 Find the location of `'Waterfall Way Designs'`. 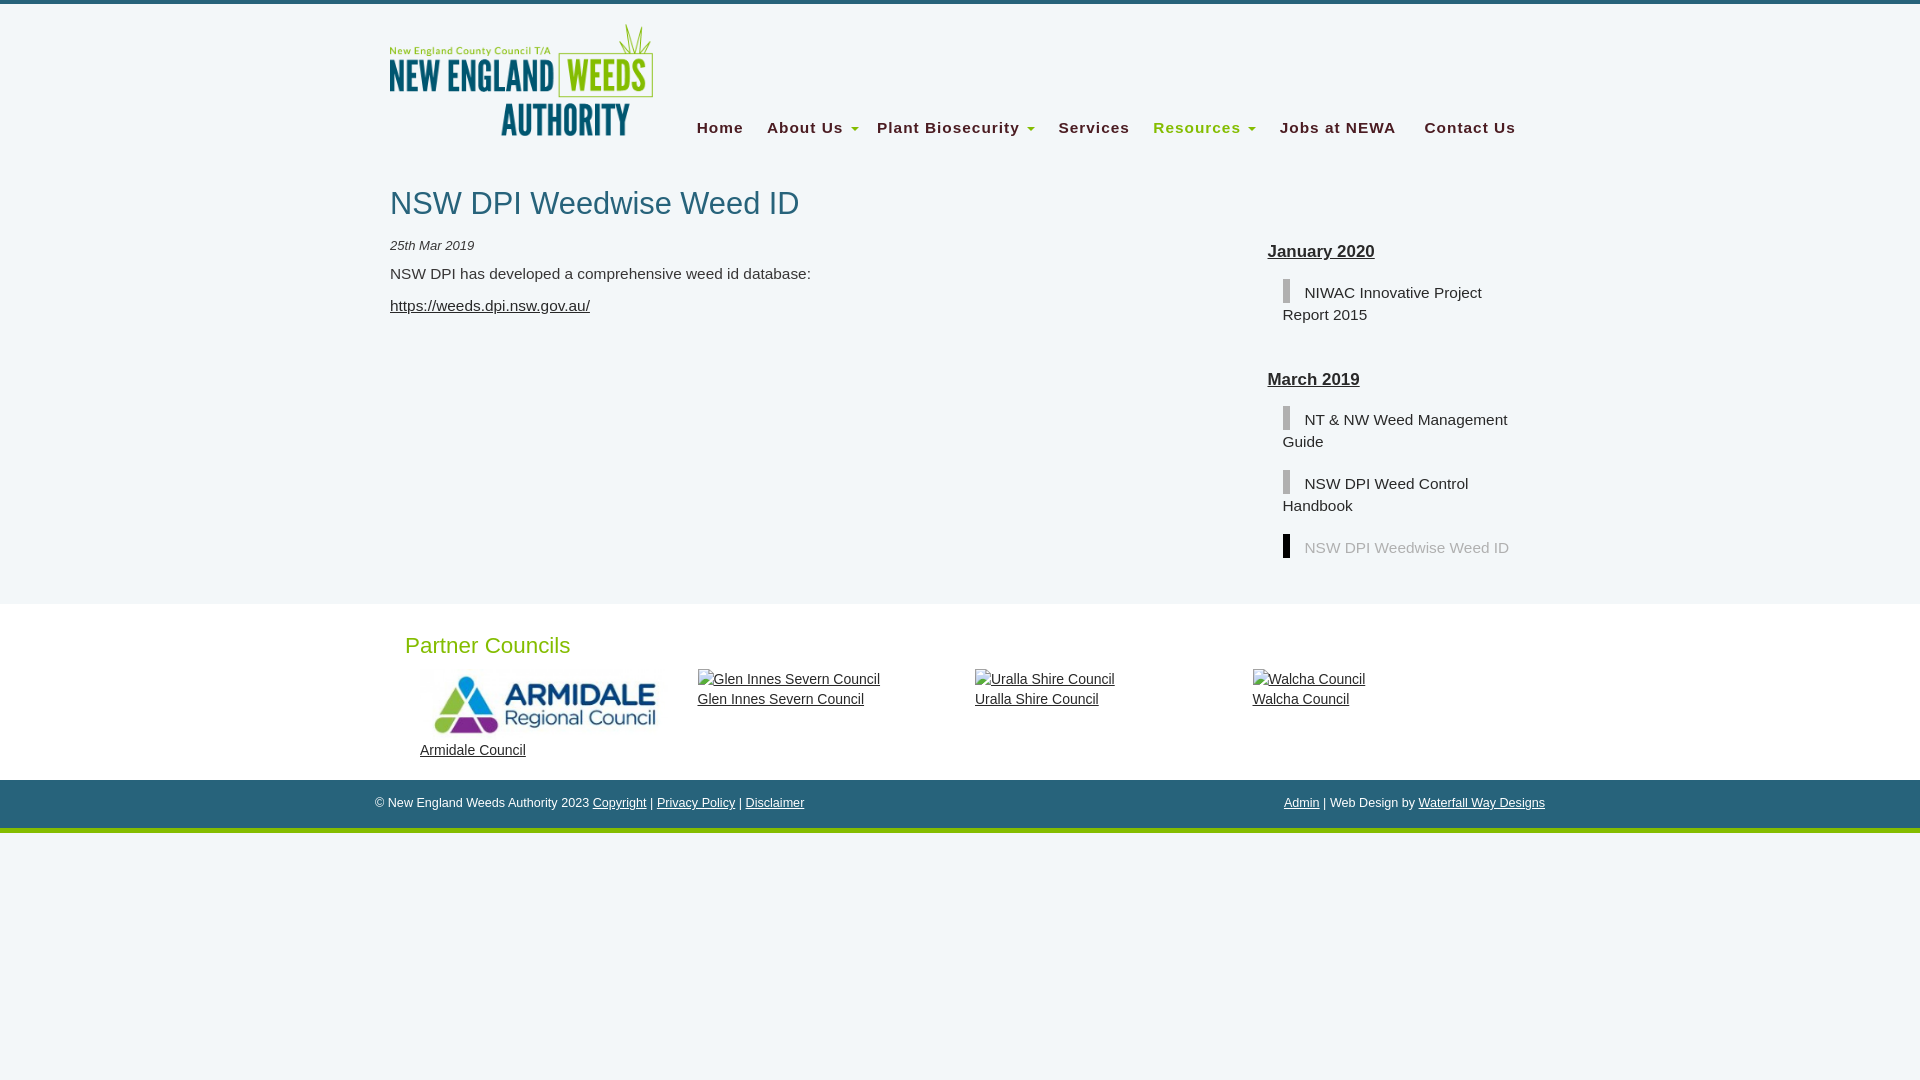

'Waterfall Way Designs' is located at coordinates (1482, 801).